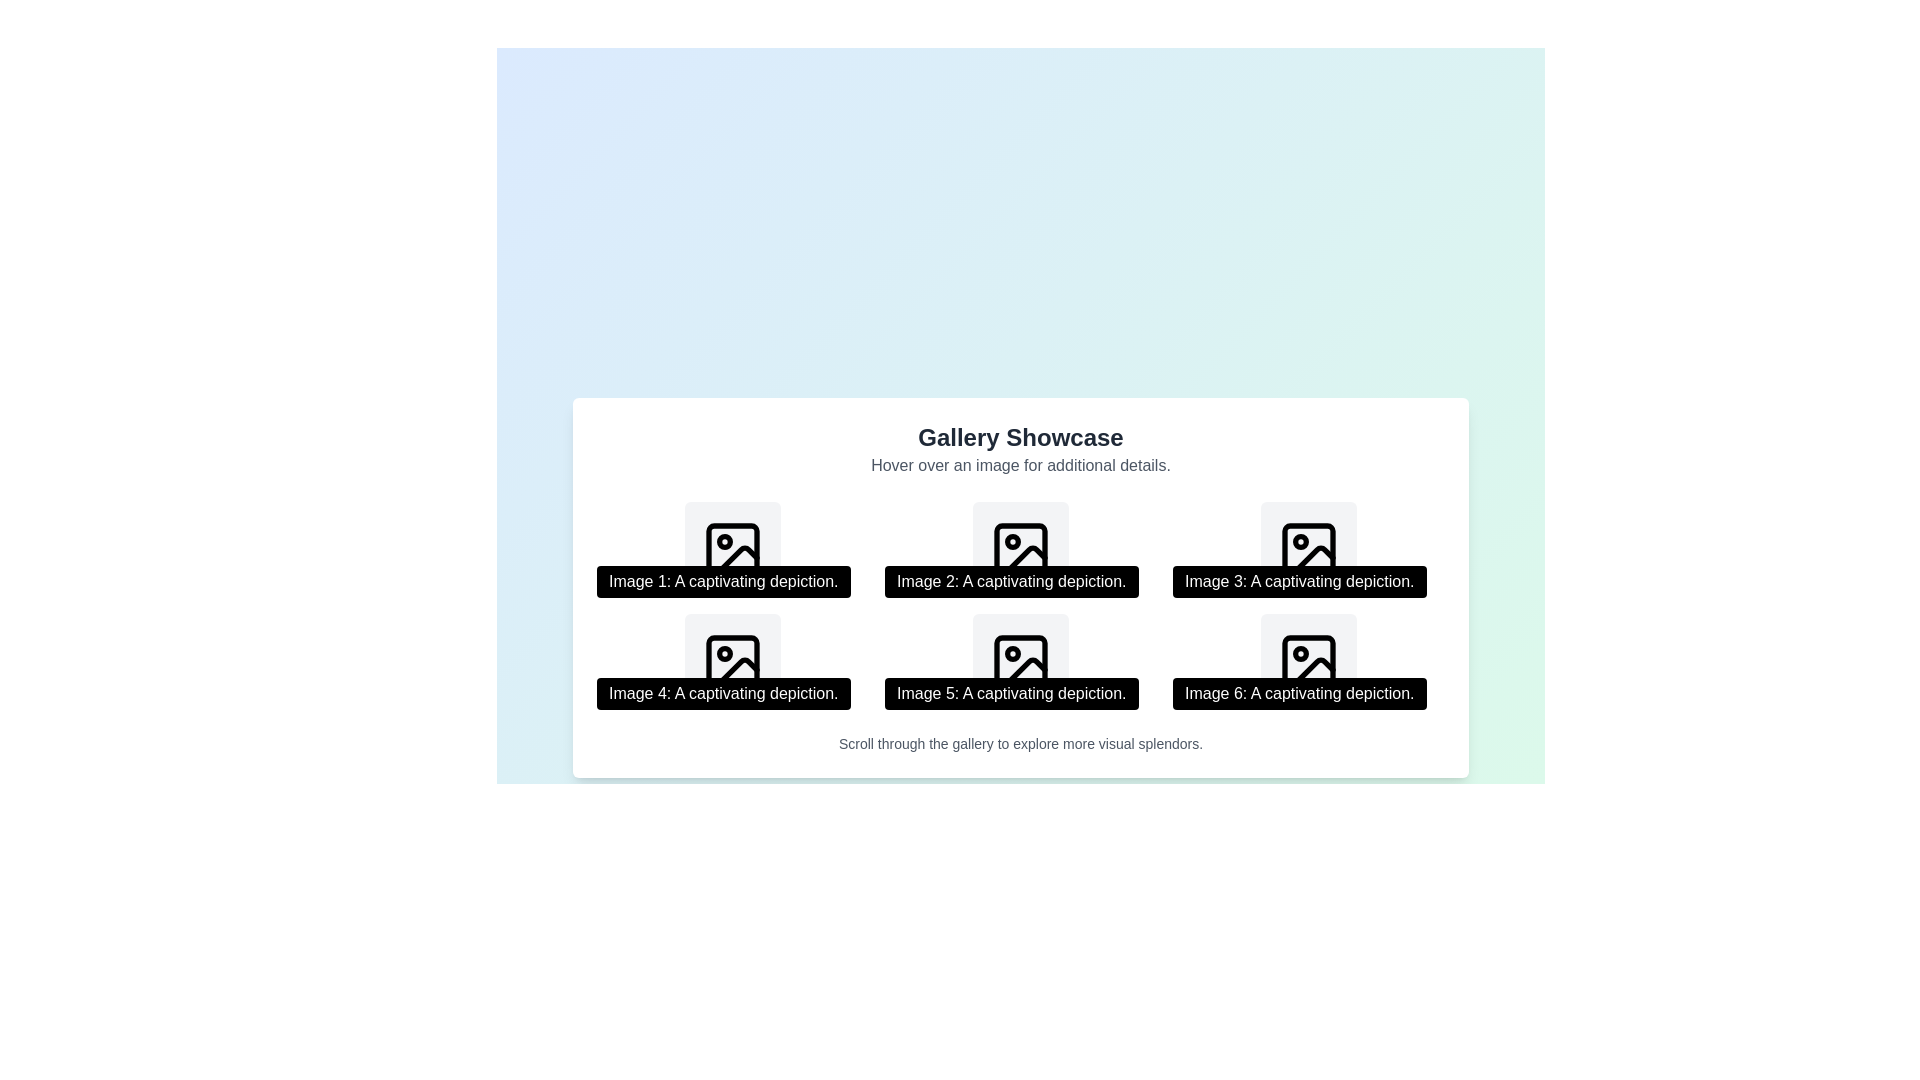 This screenshot has height=1080, width=1920. Describe the element at coordinates (1300, 654) in the screenshot. I see `the decorative Circle located in the sixth image slot of the gallery layout, positioned near the top-left corner of its square image frame` at that location.